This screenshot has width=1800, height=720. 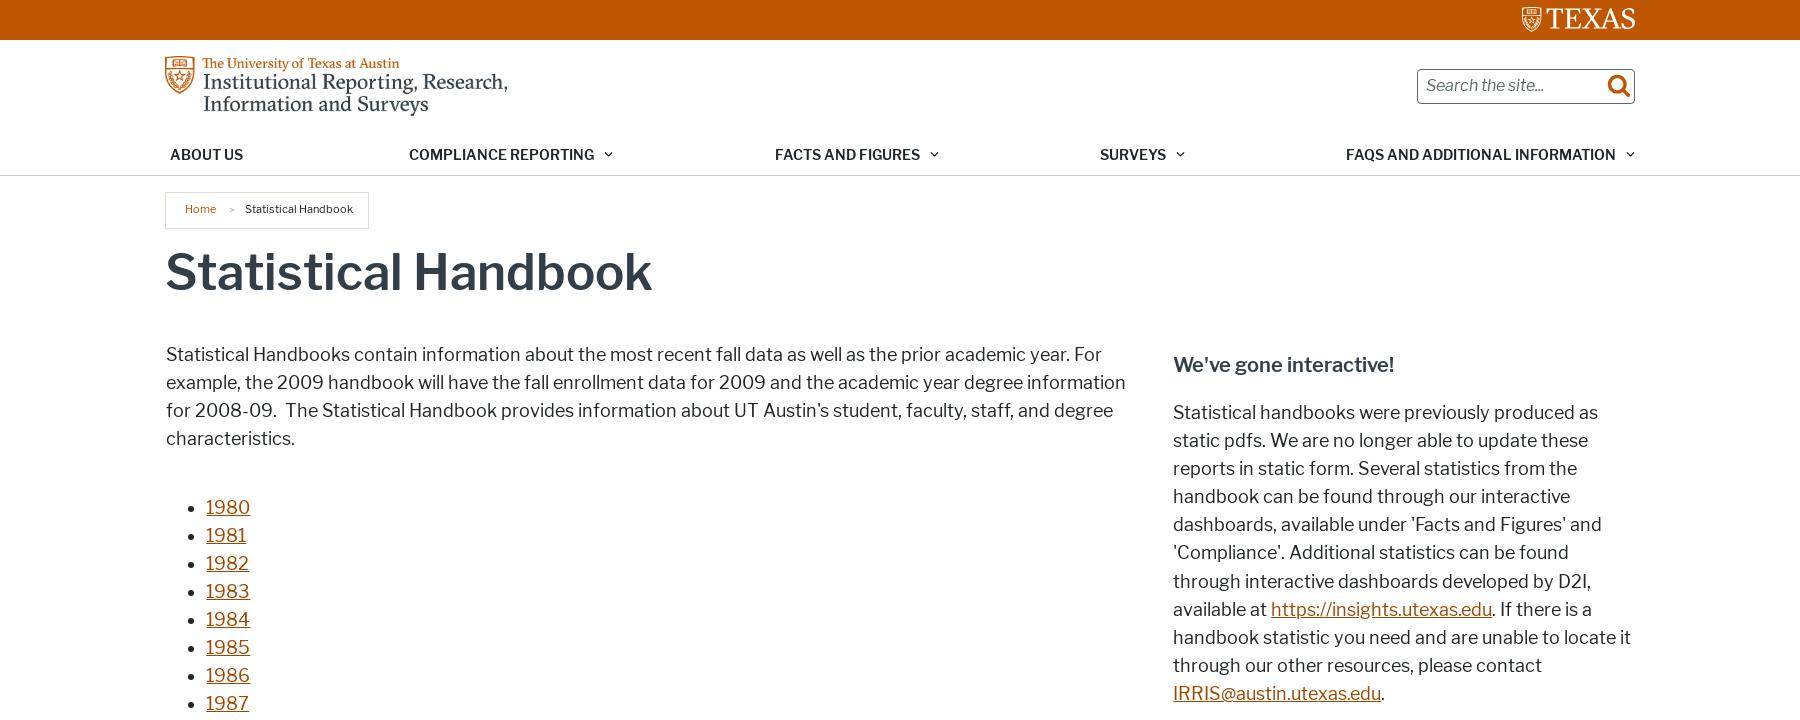 What do you see at coordinates (227, 675) in the screenshot?
I see `'1986'` at bounding box center [227, 675].